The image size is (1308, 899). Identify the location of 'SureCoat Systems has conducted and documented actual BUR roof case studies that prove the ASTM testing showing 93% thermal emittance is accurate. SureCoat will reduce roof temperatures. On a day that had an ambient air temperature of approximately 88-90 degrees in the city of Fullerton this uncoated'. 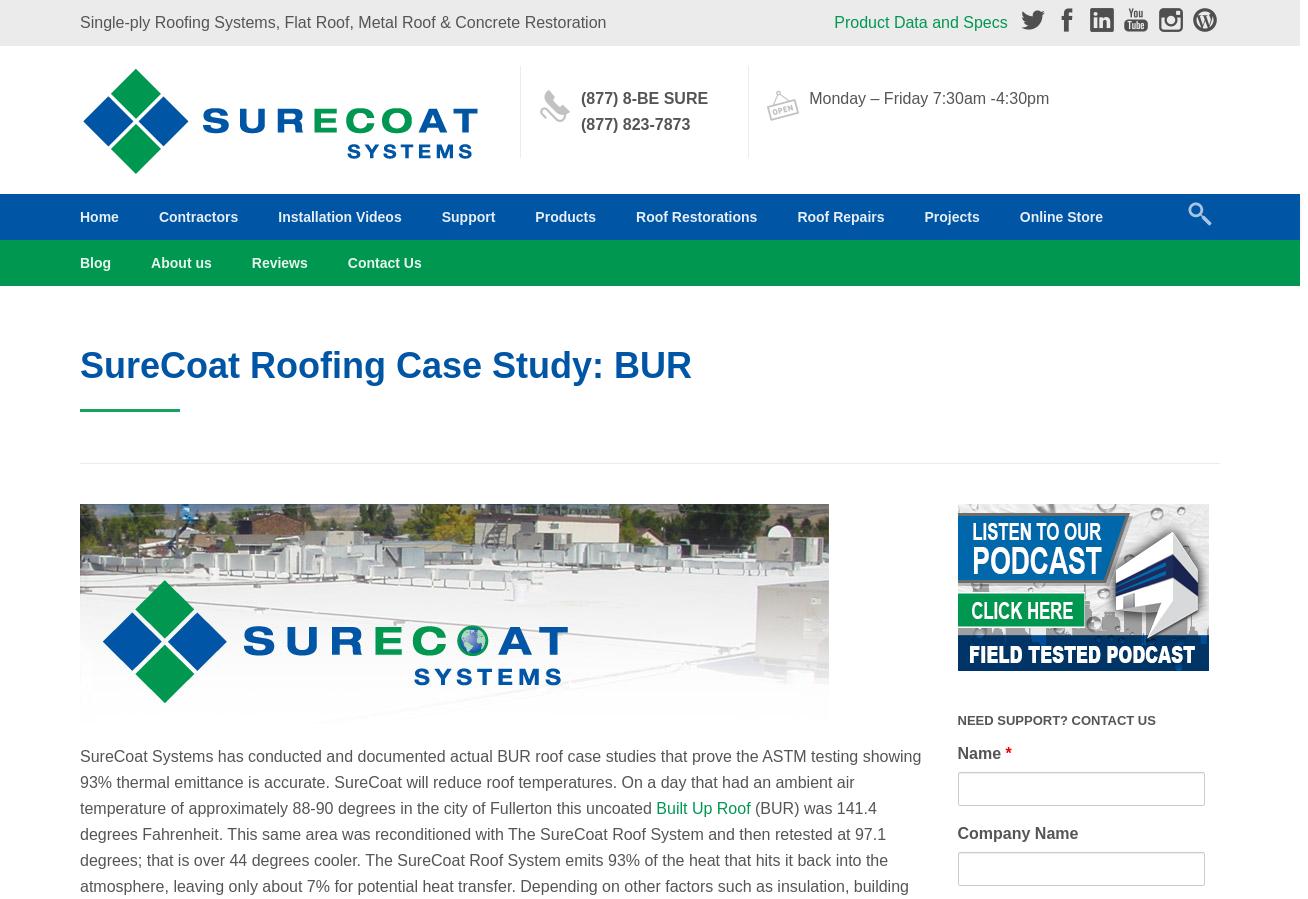
(500, 781).